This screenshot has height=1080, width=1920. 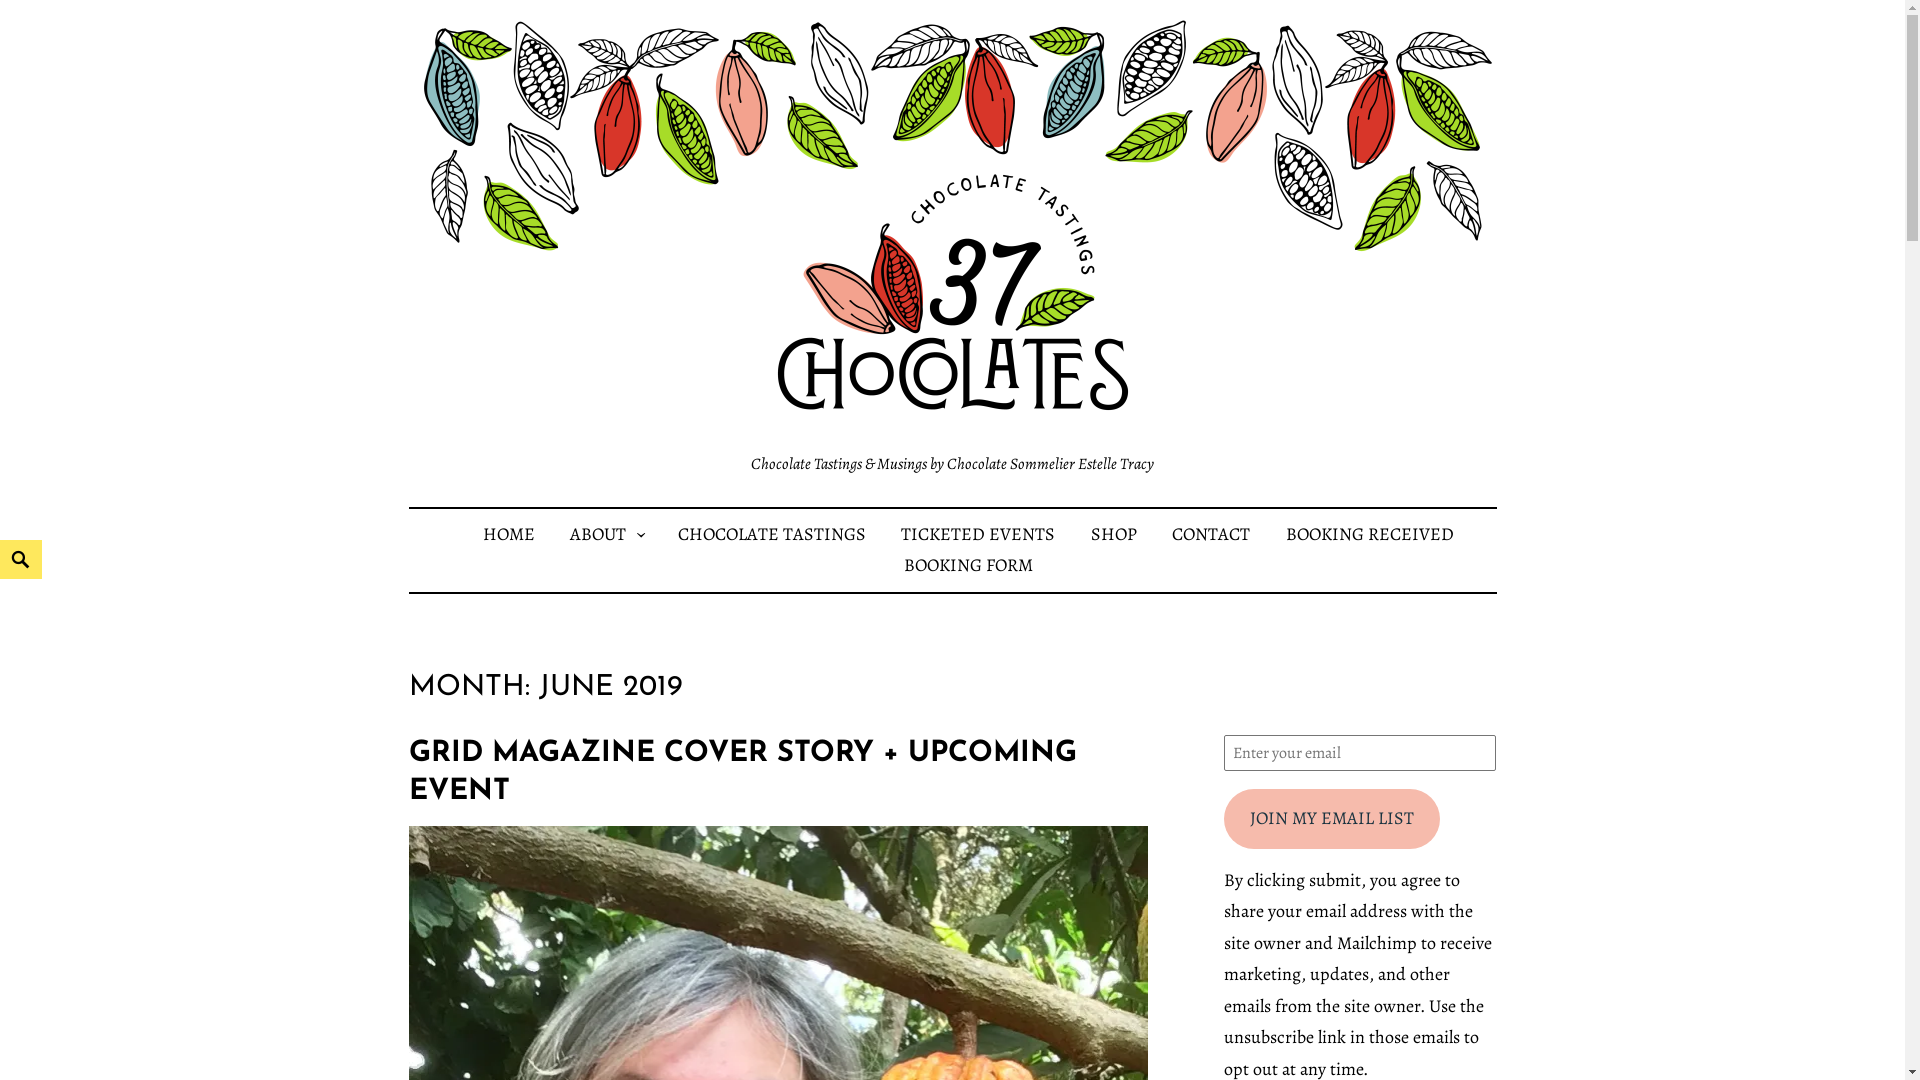 I want to click on 'JOIN MY EMAIL LIST', so click(x=1331, y=818).